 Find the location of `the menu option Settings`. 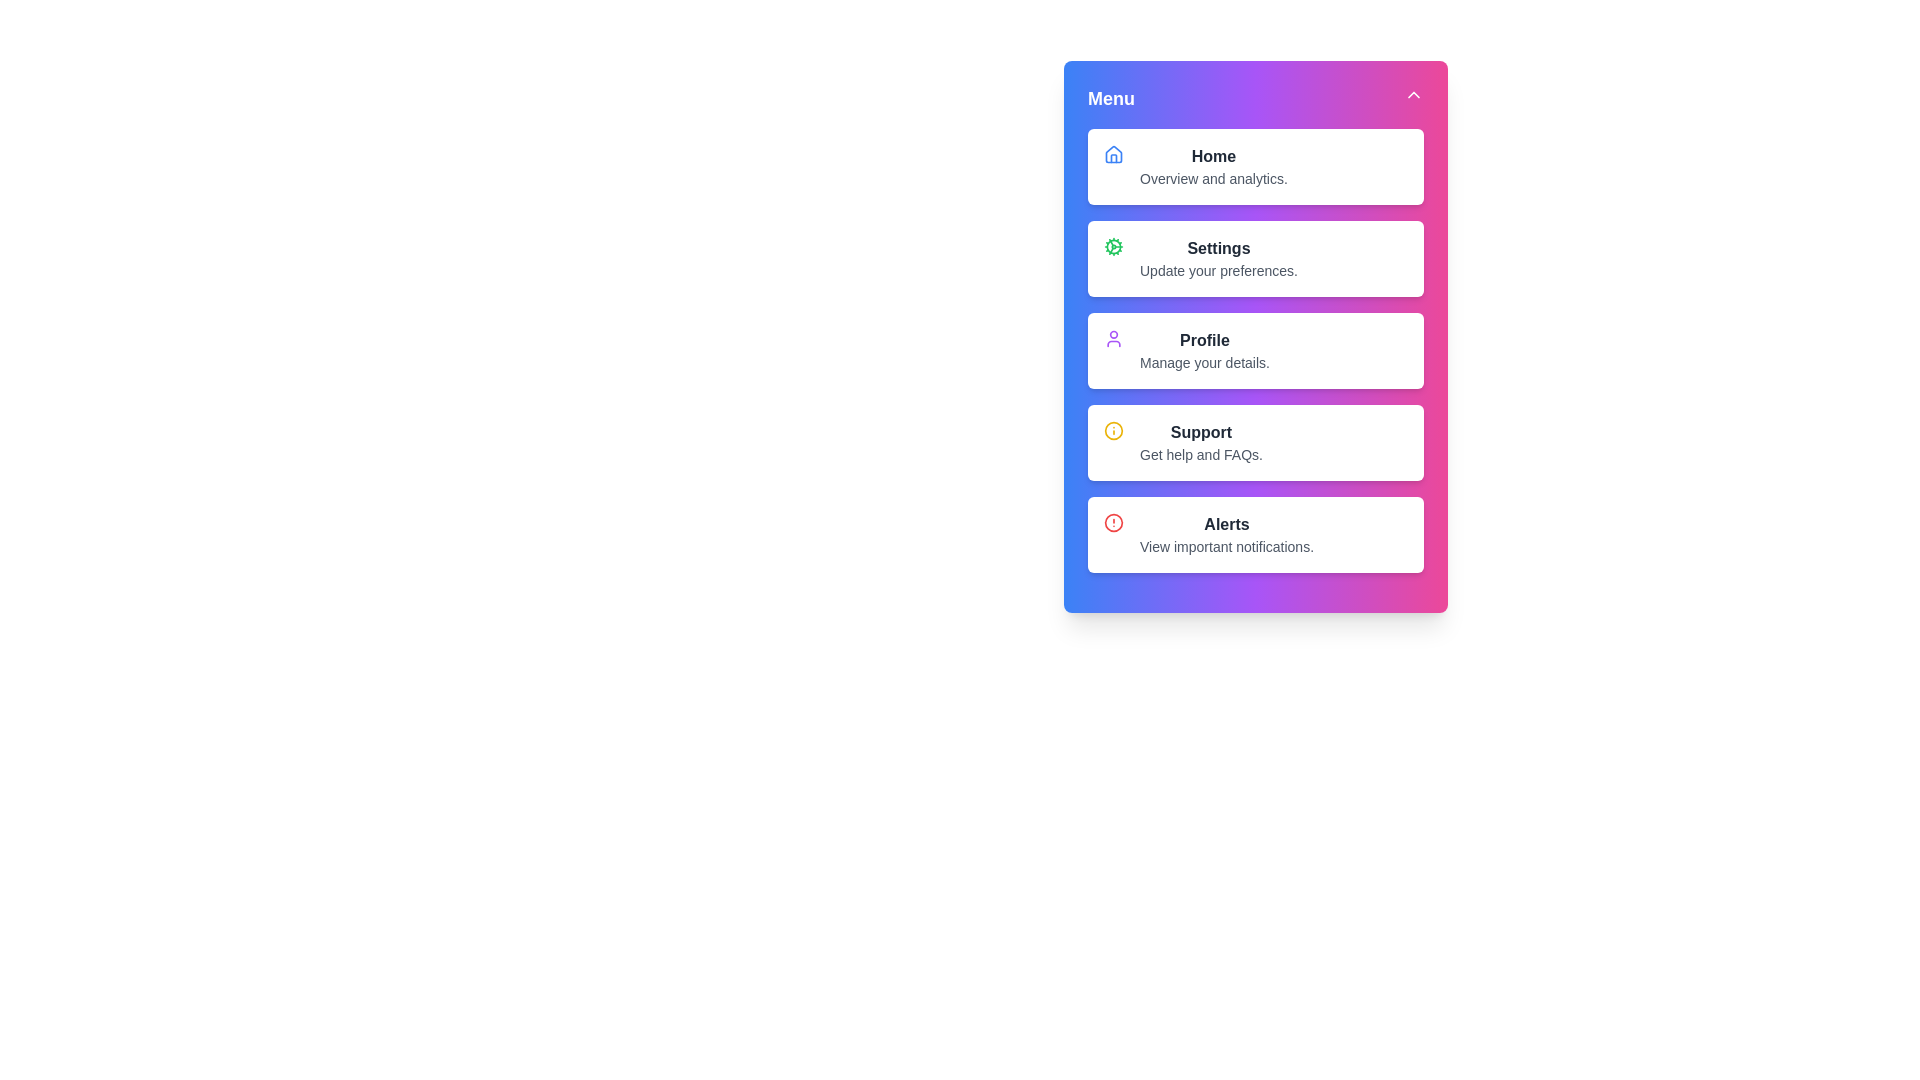

the menu option Settings is located at coordinates (1200, 249).